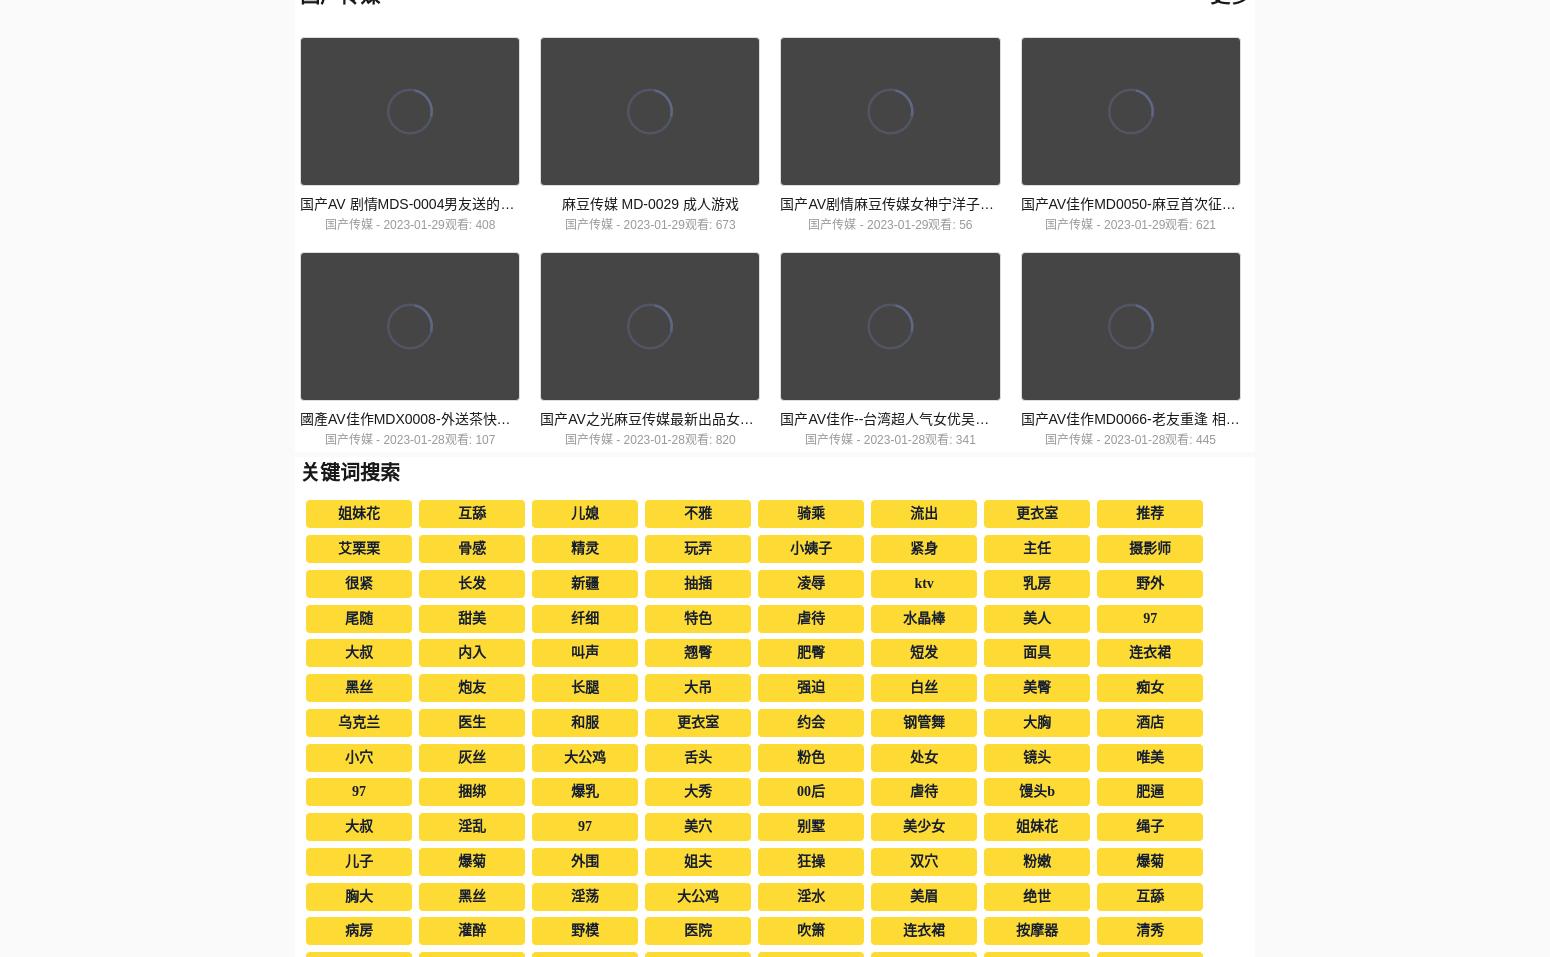 The width and height of the screenshot is (1550, 957). I want to click on '国产AV剧情麻豆传媒女神宁洋子最新力作MDX0009 桃色坏女友卖弄风骚硬上贪玩H-GAME男友', so click(1073, 203).